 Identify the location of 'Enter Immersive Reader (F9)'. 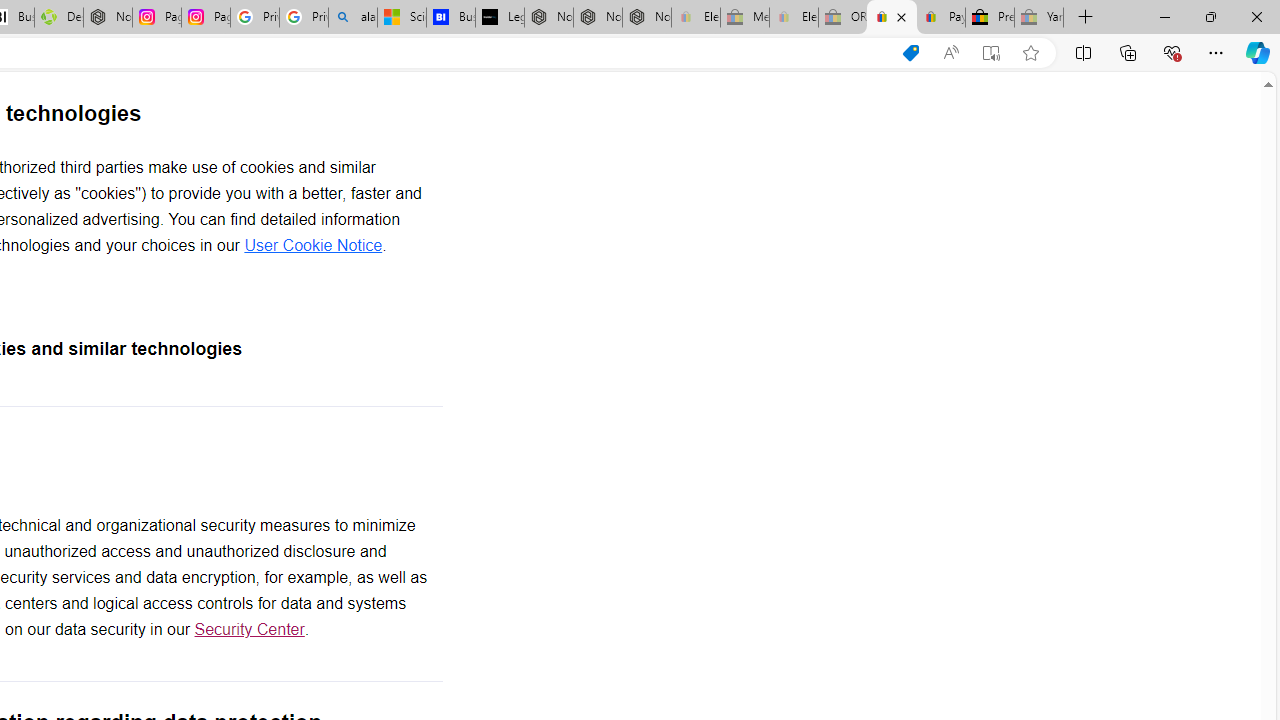
(991, 52).